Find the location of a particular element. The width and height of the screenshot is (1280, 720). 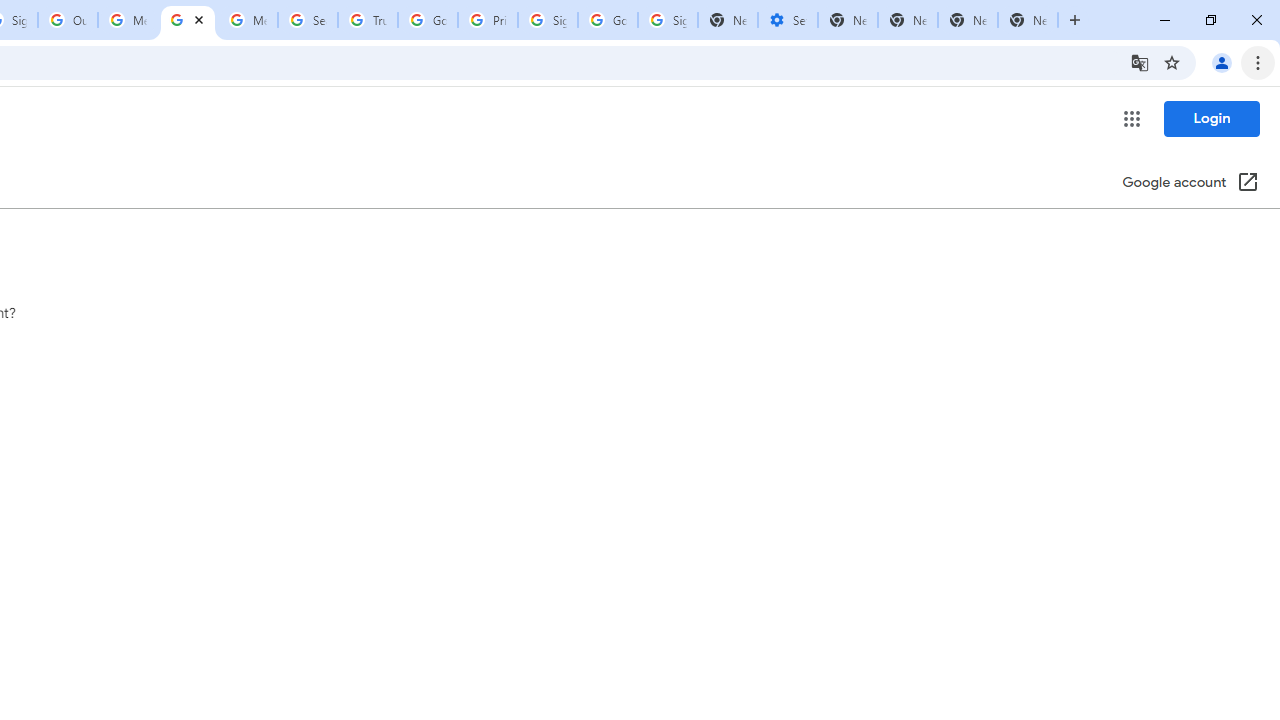

'Google Account (Opens in new window)' is located at coordinates (1191, 183).